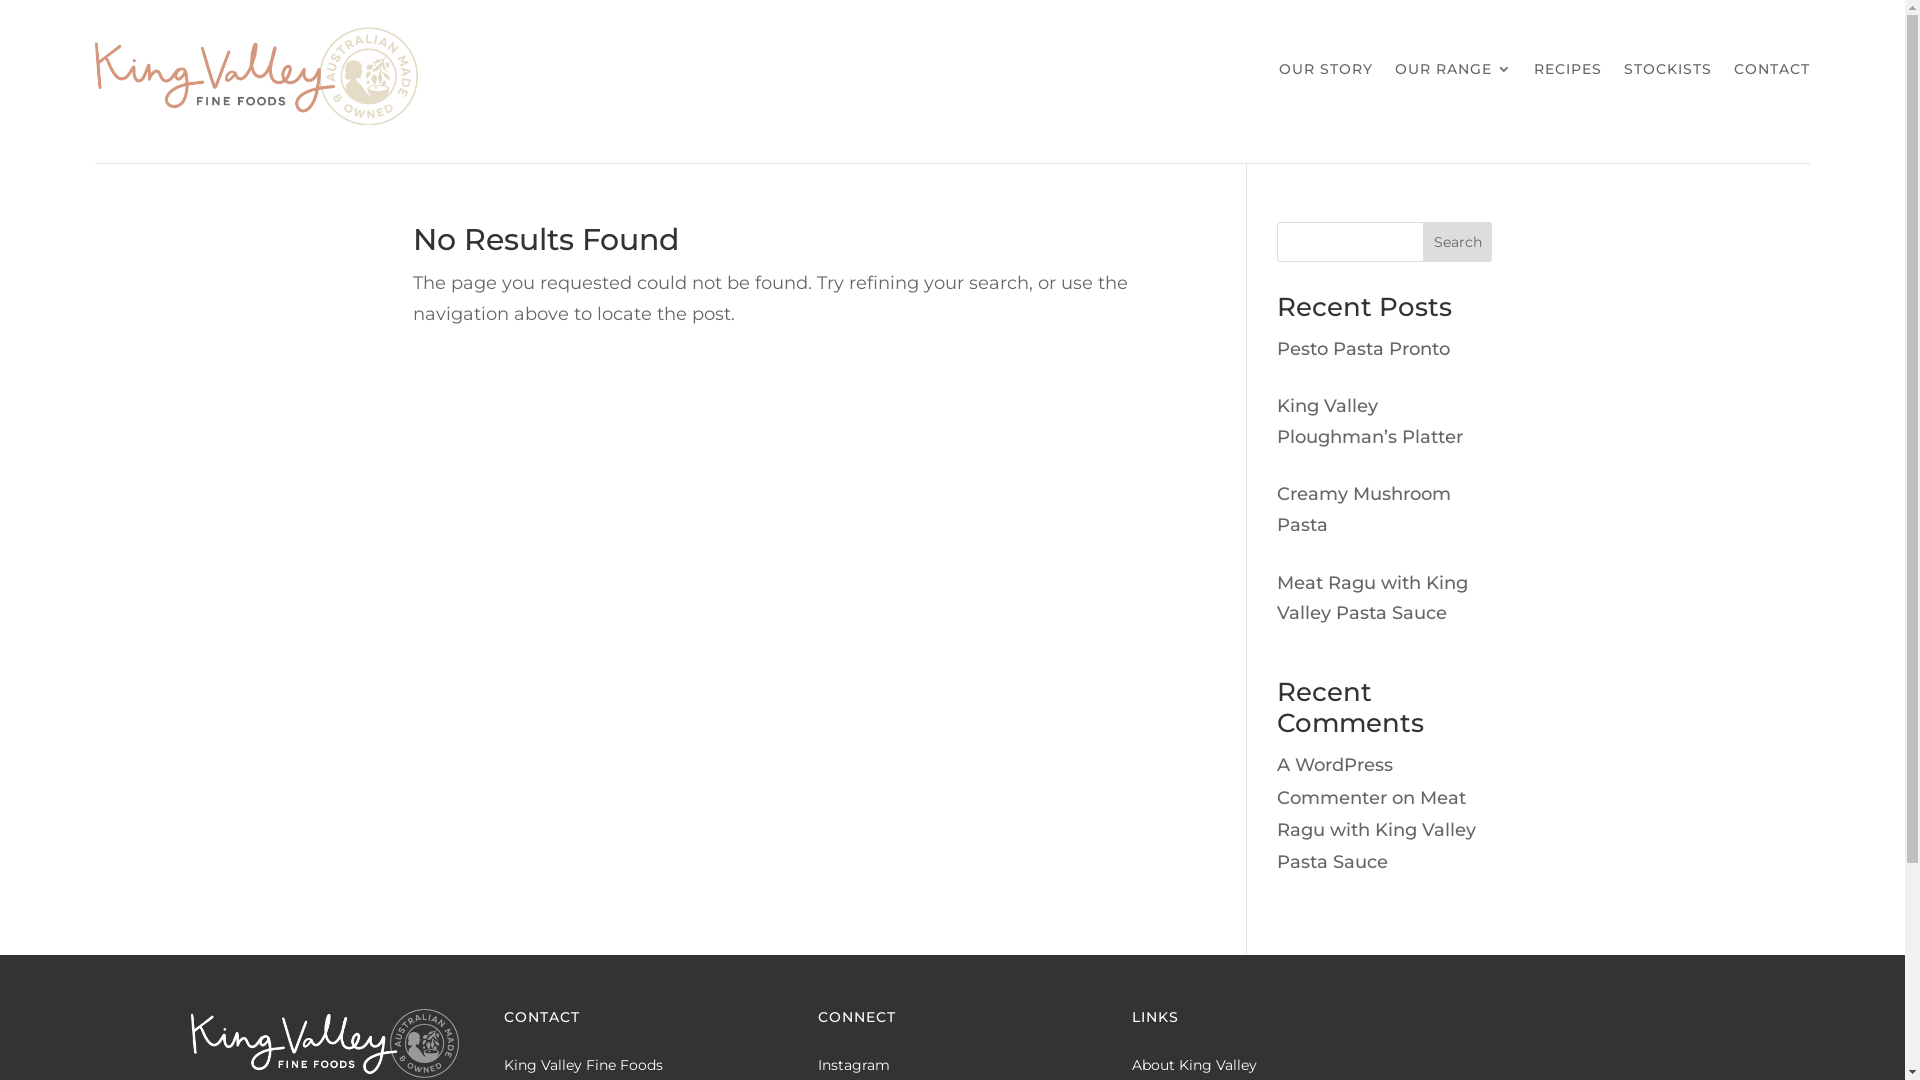 This screenshot has height=1080, width=1920. Describe the element at coordinates (1567, 72) in the screenshot. I see `'RECIPES'` at that location.